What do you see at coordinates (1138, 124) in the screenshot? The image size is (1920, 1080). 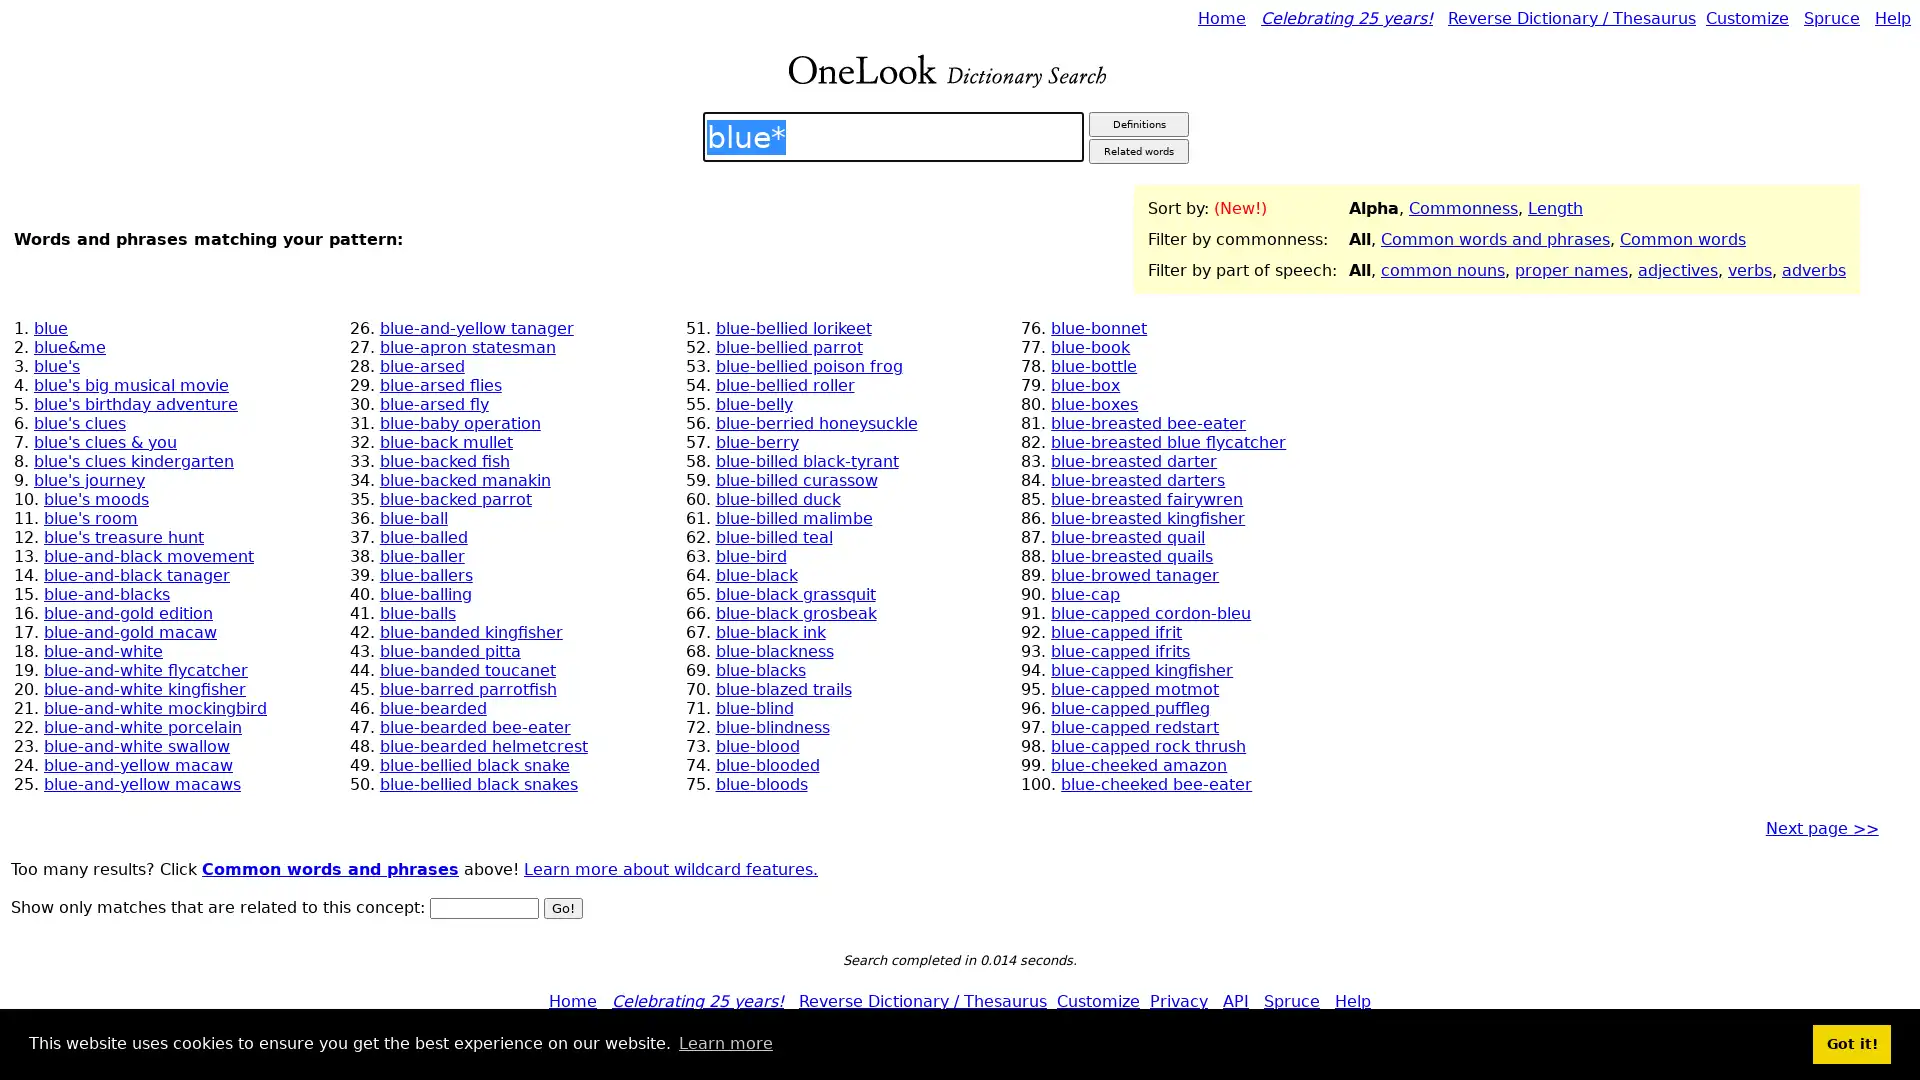 I see `Definitions` at bounding box center [1138, 124].